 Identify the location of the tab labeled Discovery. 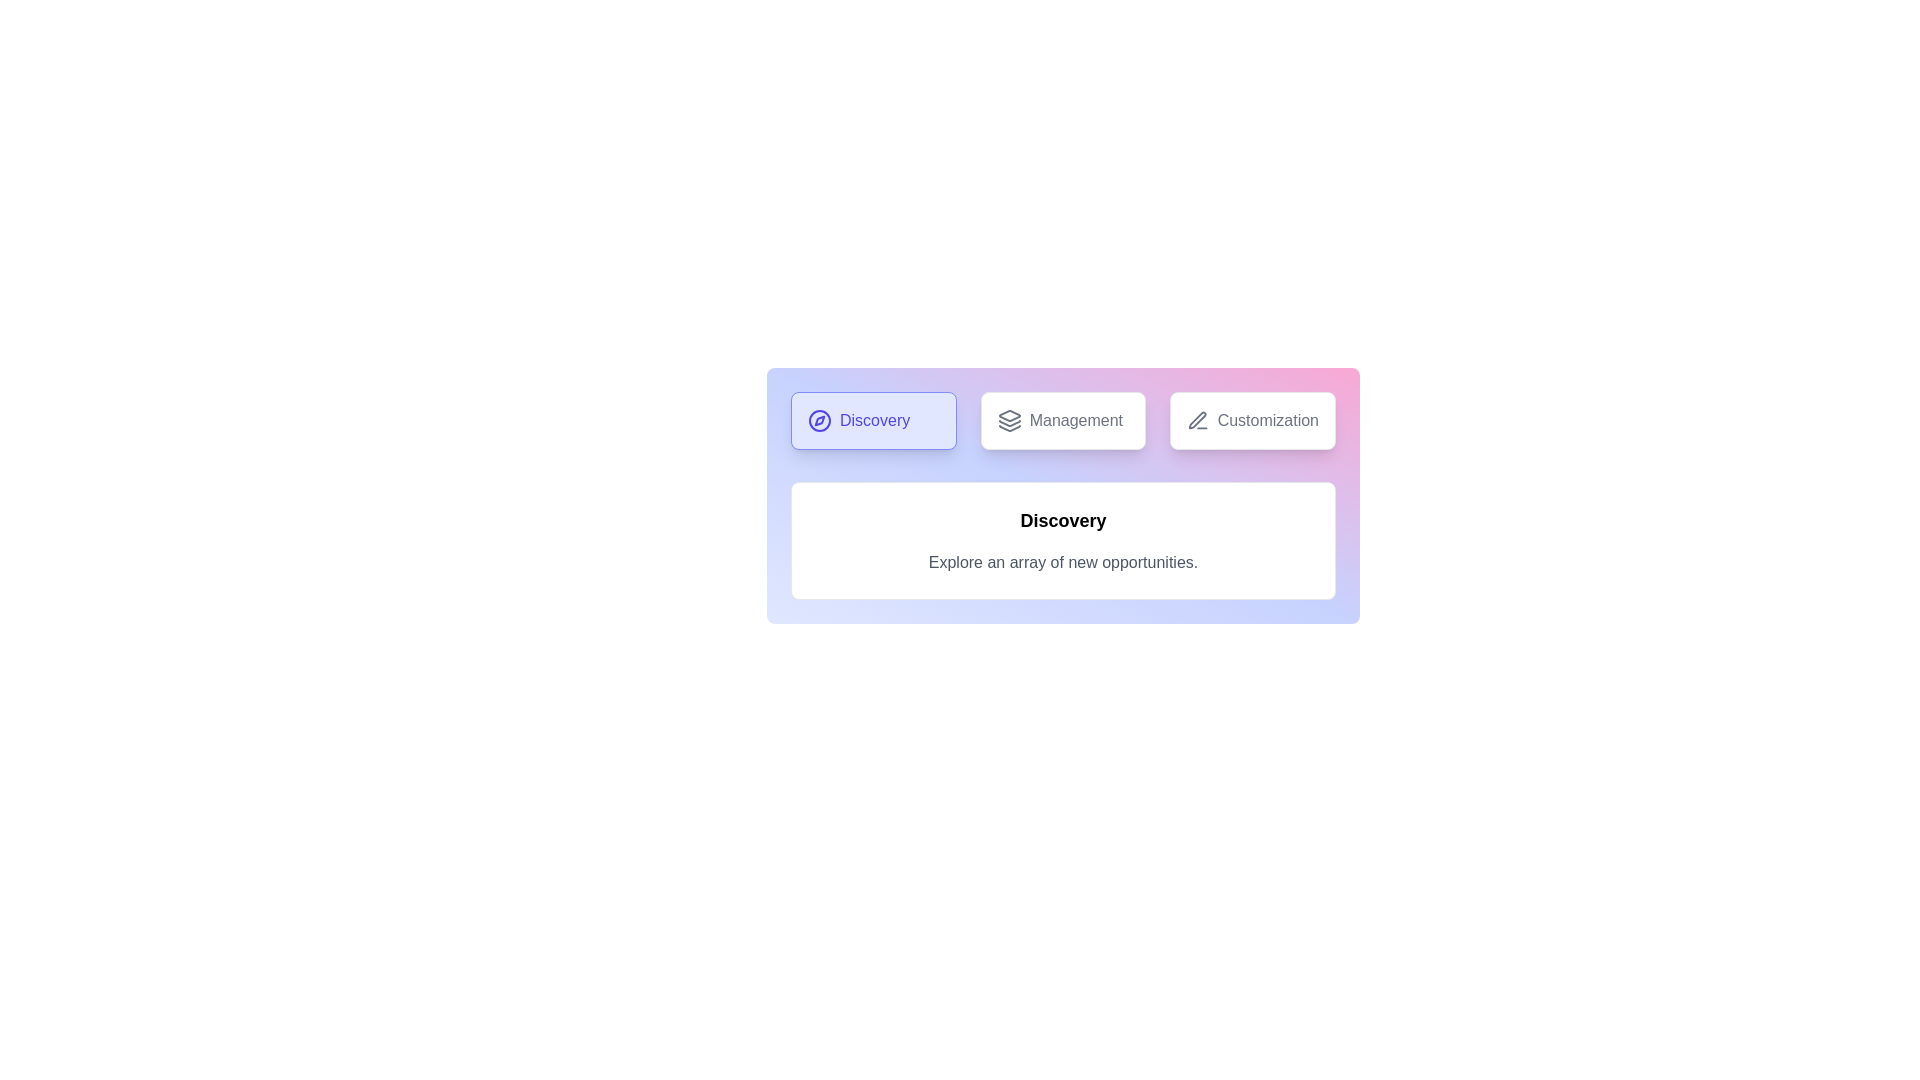
(873, 419).